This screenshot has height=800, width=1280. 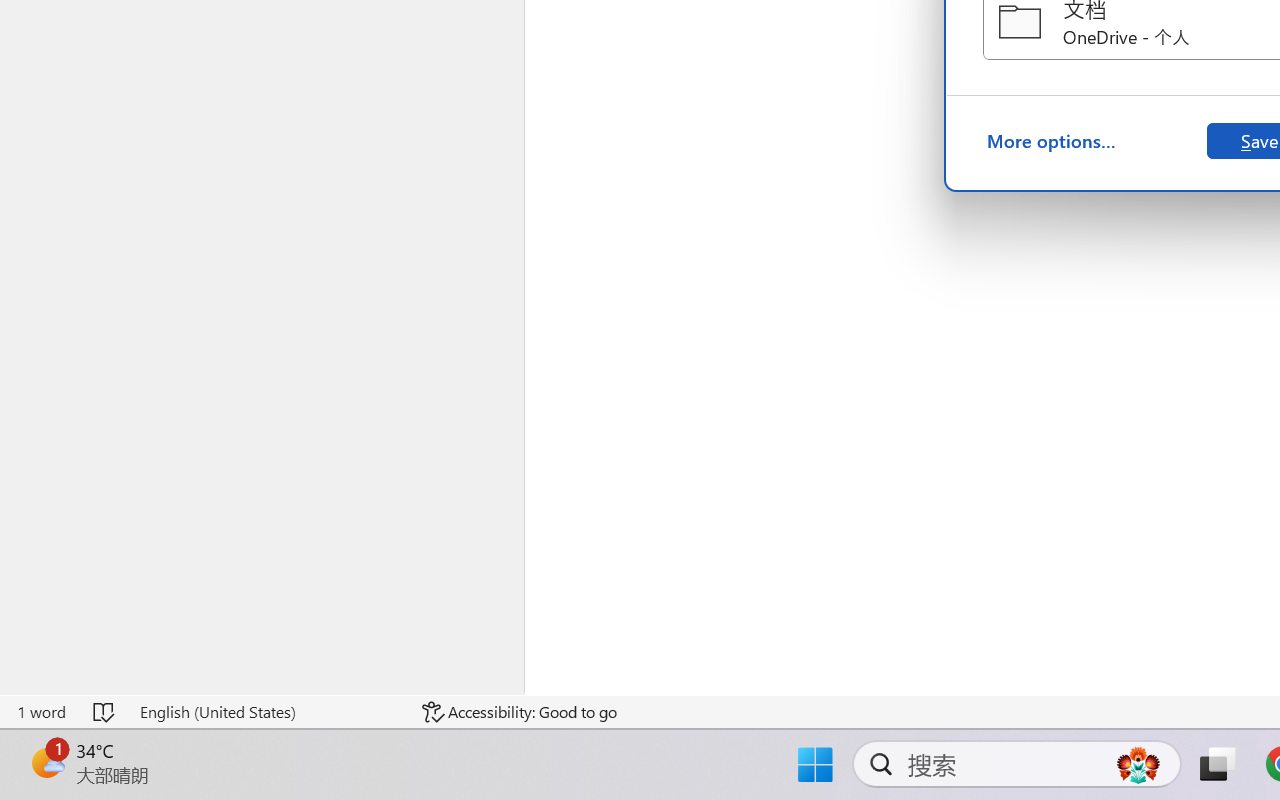 I want to click on 'Language English (United States)', so click(x=266, y=711).